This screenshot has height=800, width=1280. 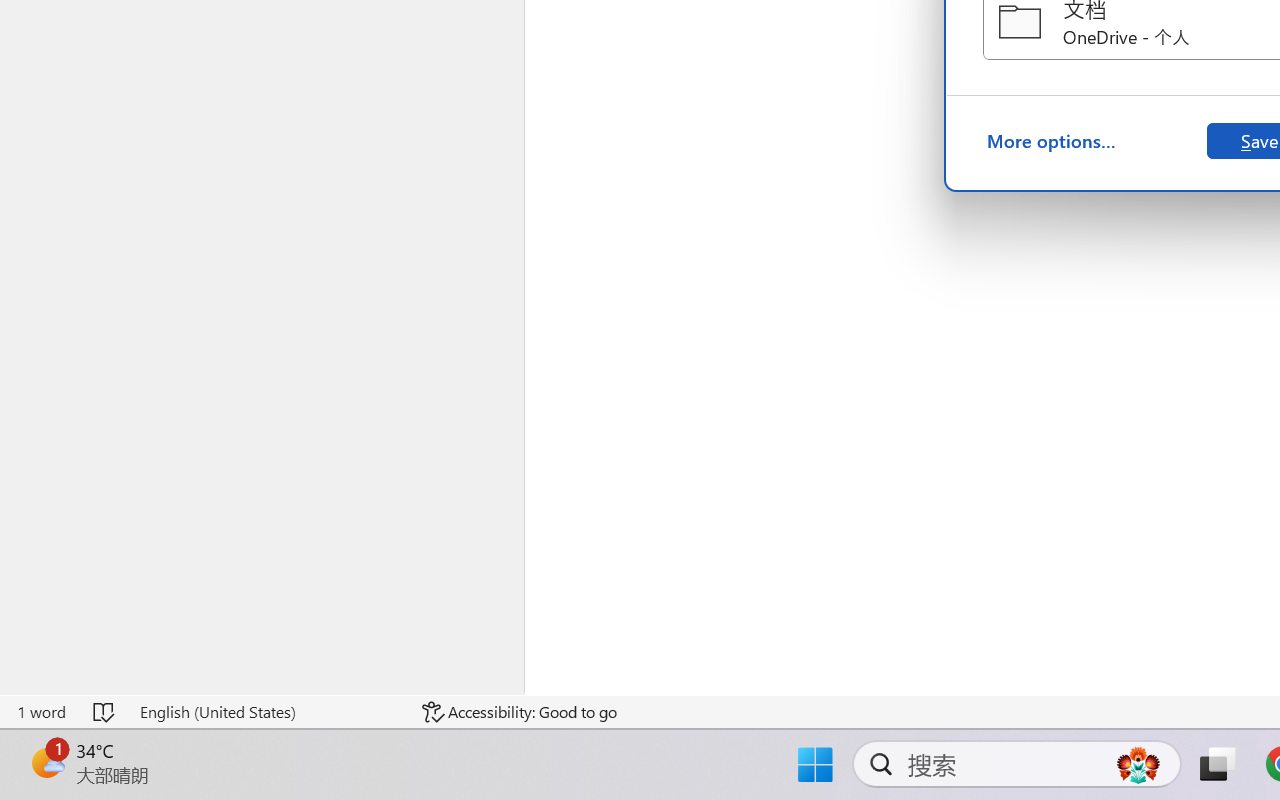 I want to click on 'Language English (United States)', so click(x=266, y=711).